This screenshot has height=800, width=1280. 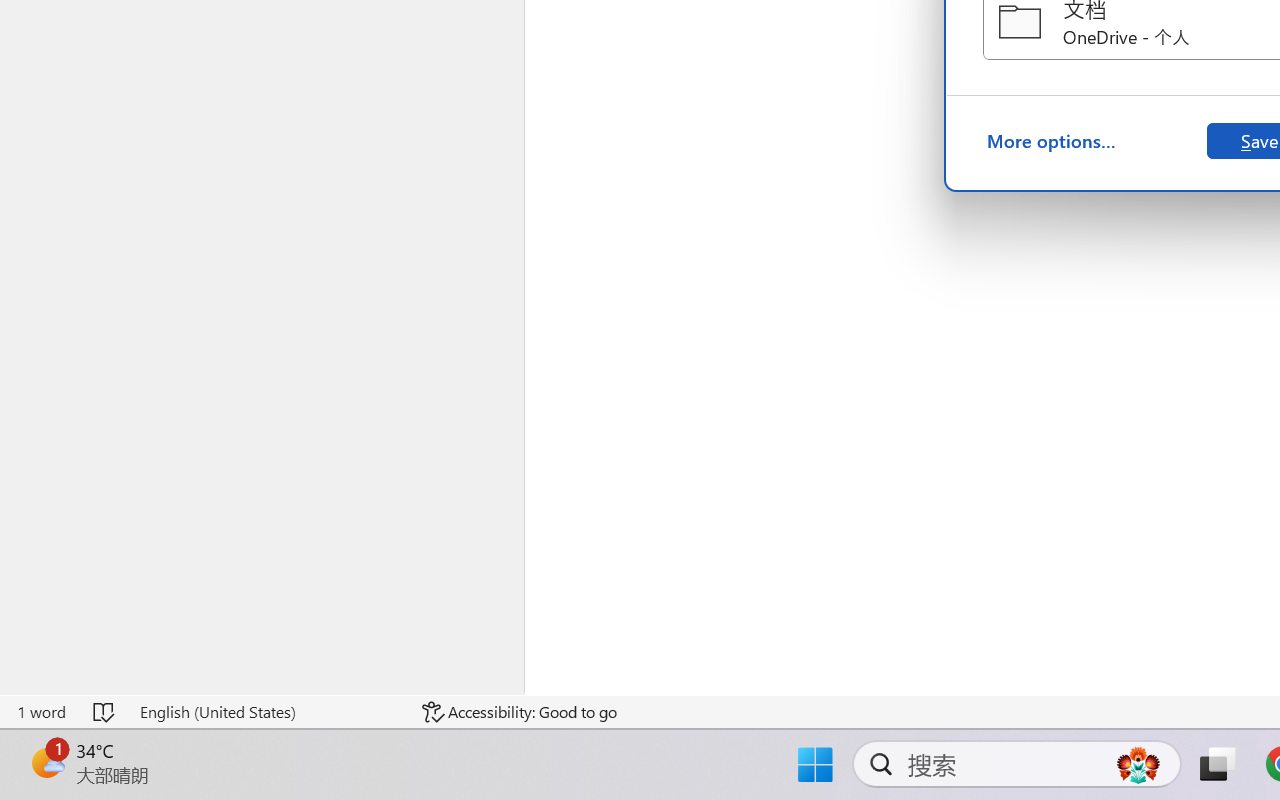 I want to click on 'Language English (United States)', so click(x=266, y=711).